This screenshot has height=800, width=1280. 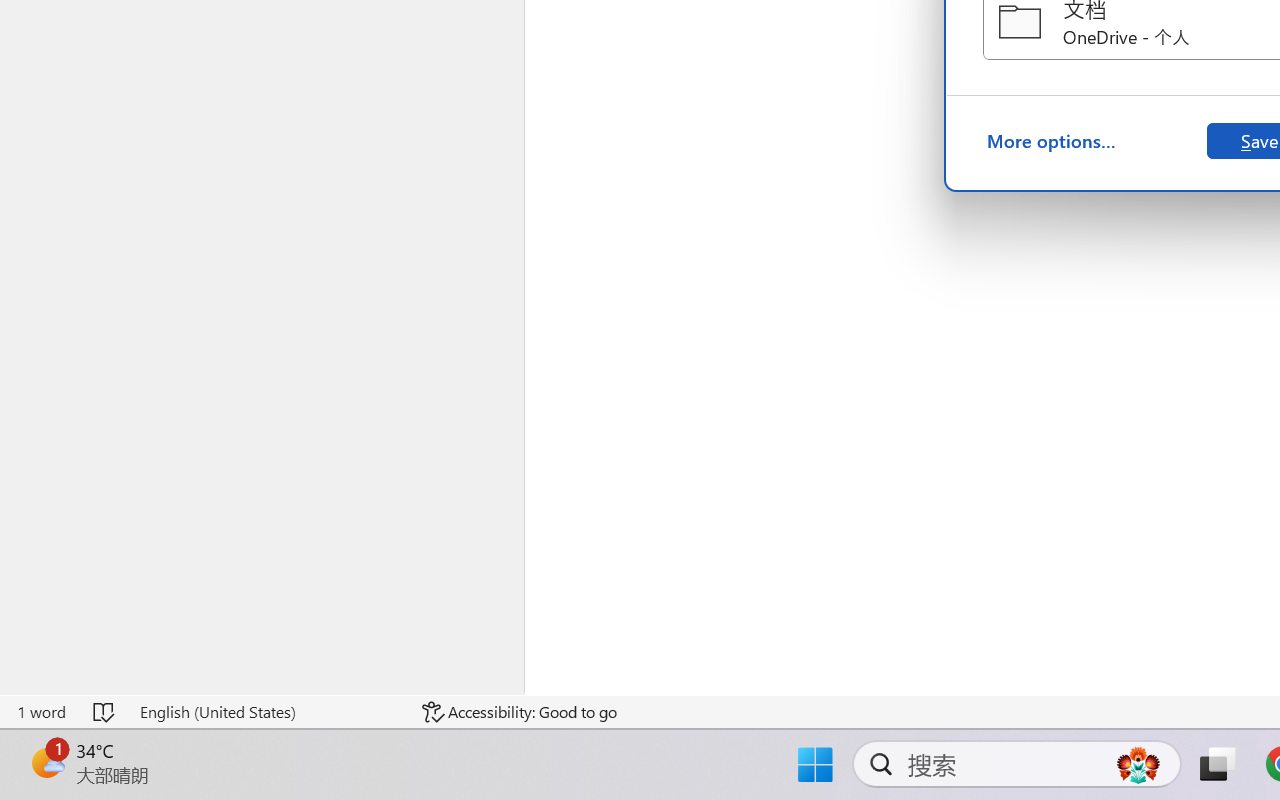 I want to click on 'Language English (United States)', so click(x=266, y=711).